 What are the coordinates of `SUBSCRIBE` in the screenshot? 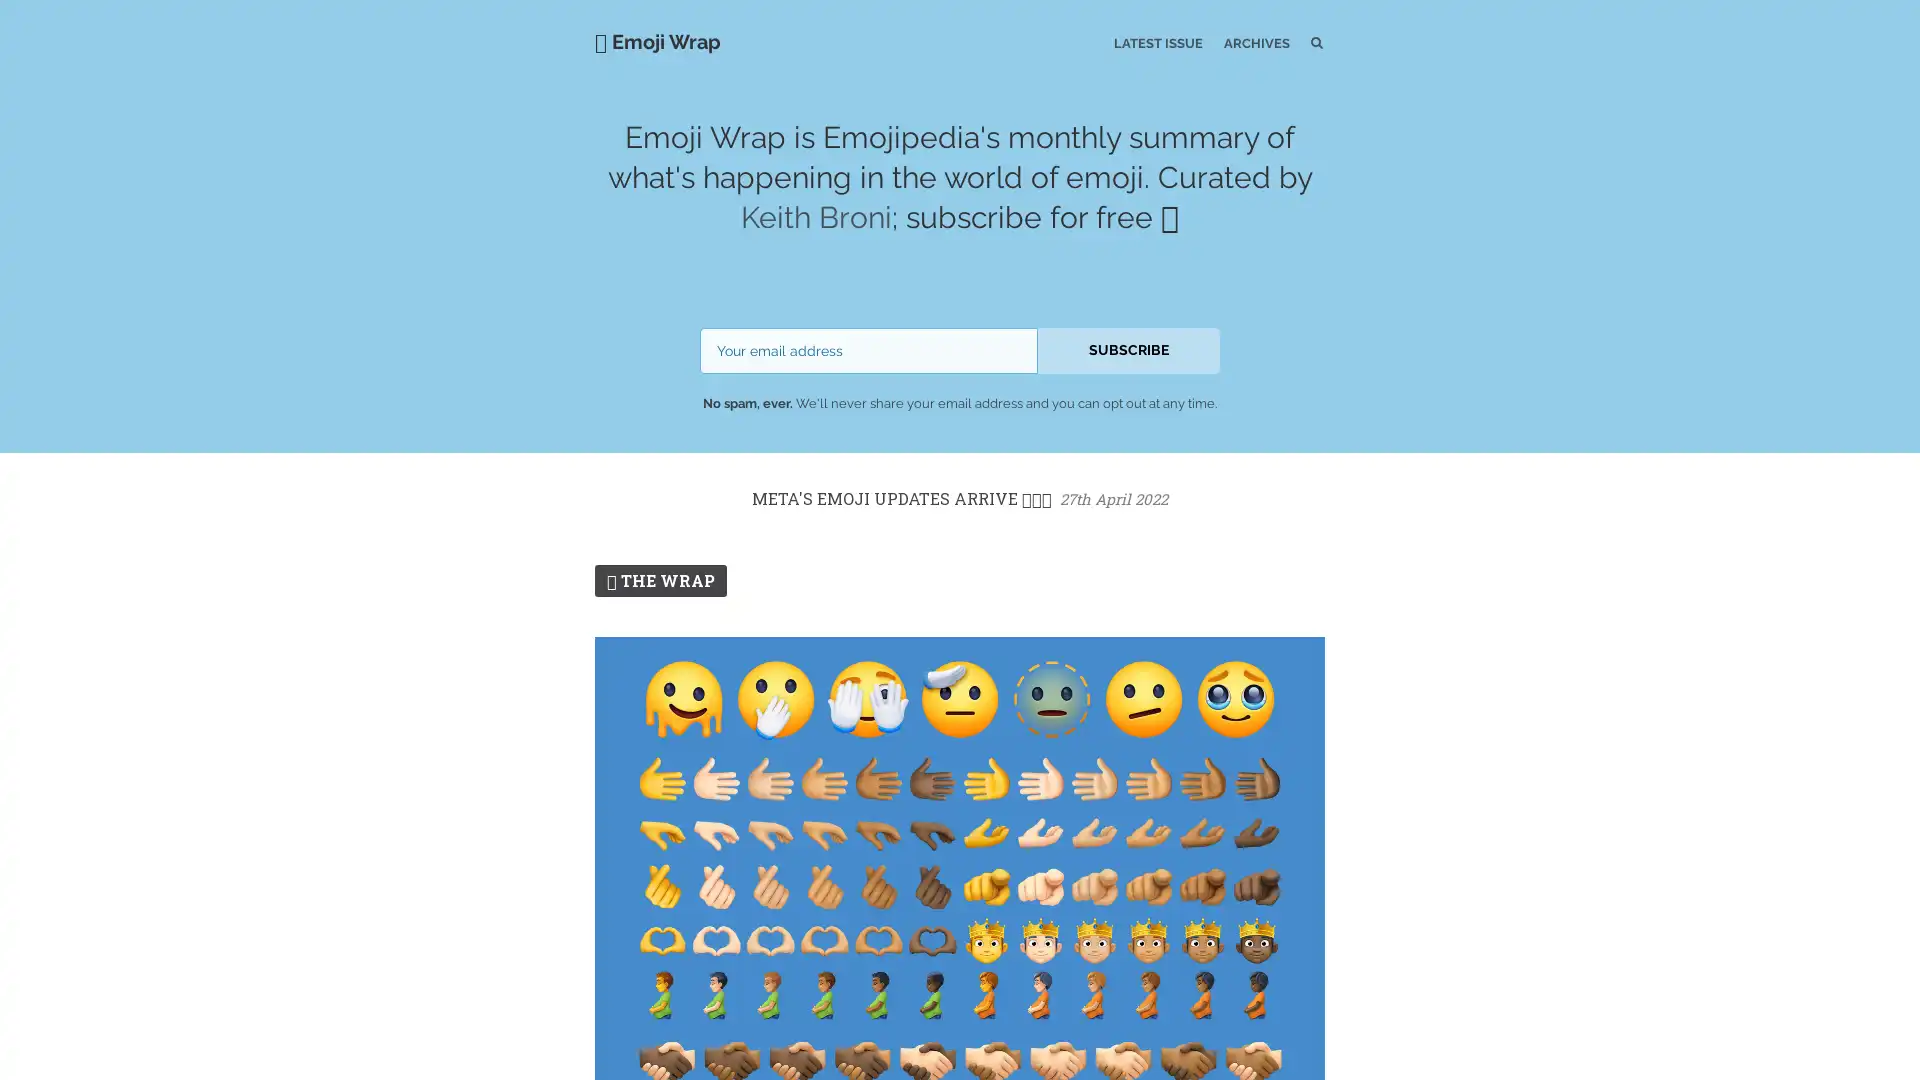 It's located at (1128, 349).